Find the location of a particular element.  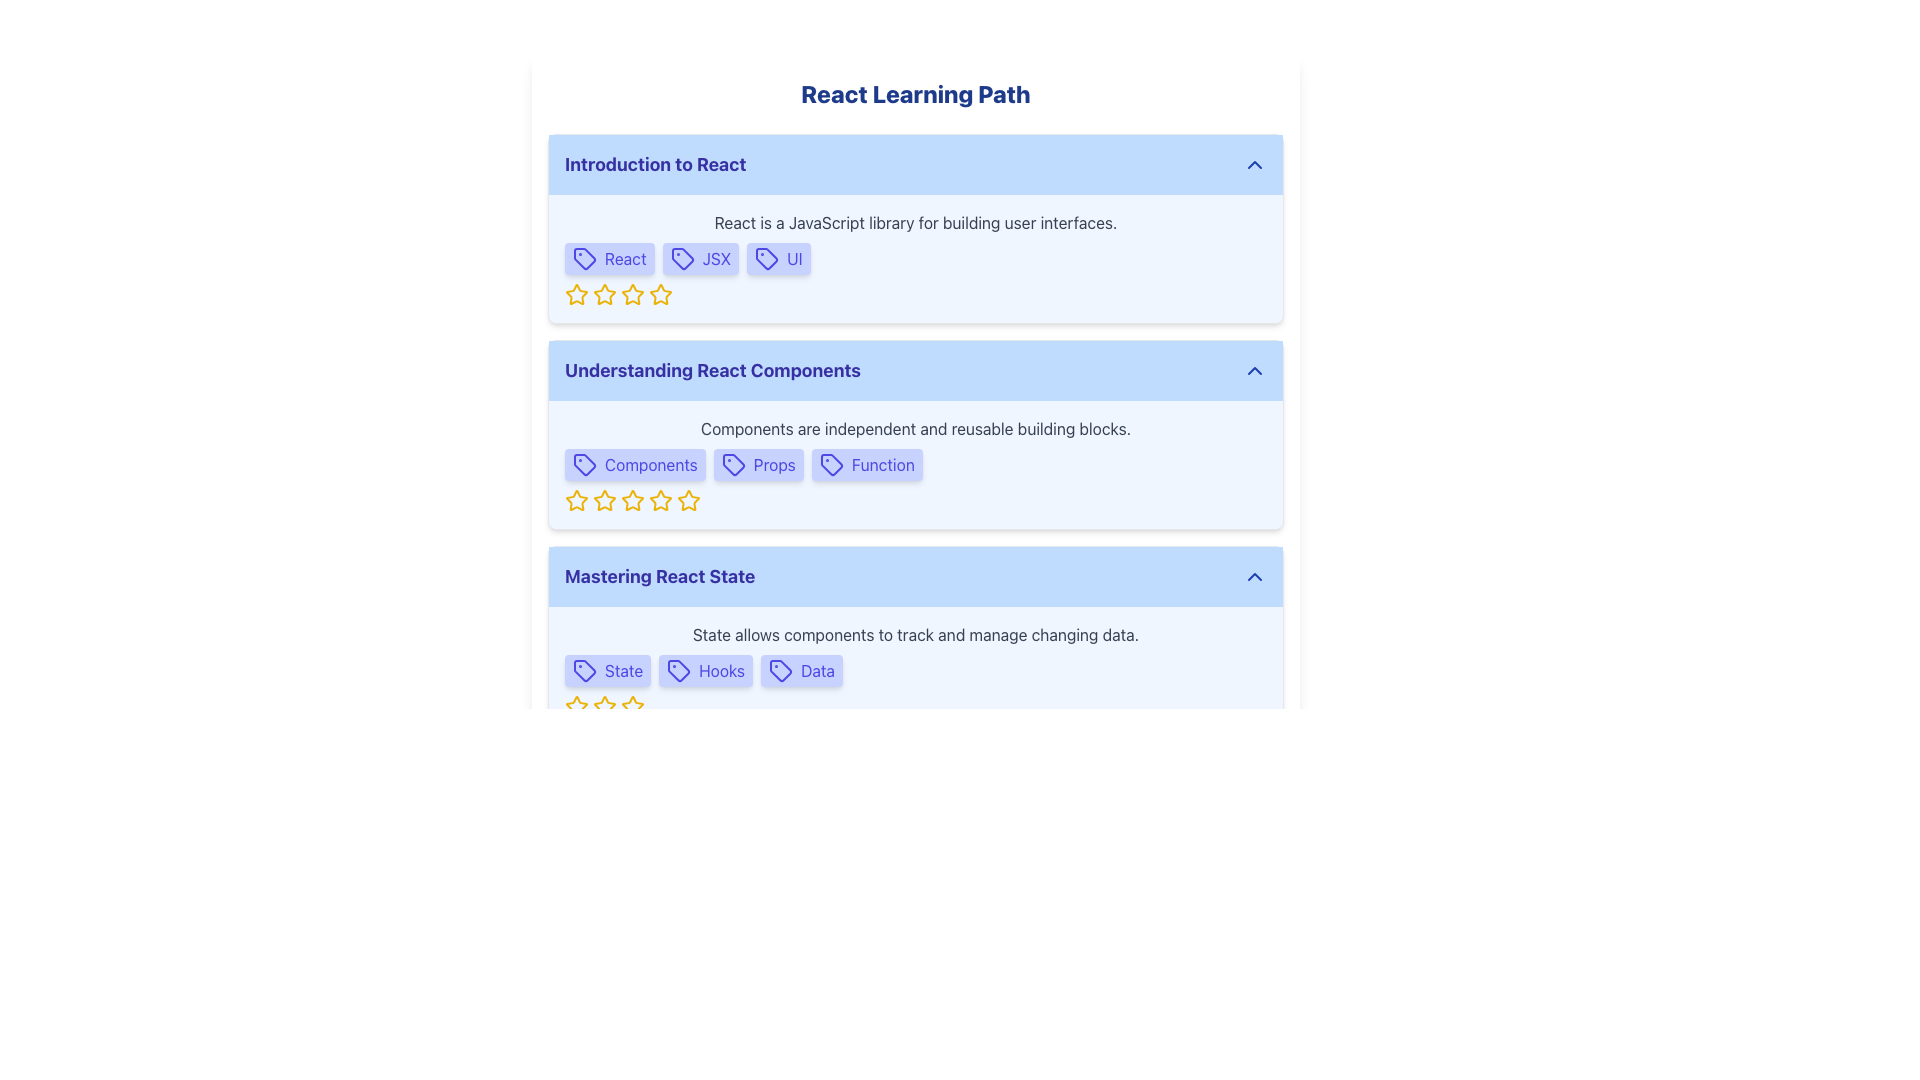

the first rating star in the horizontal row located below the 'Introduction to React' section to indicate a rating level is located at coordinates (603, 294).